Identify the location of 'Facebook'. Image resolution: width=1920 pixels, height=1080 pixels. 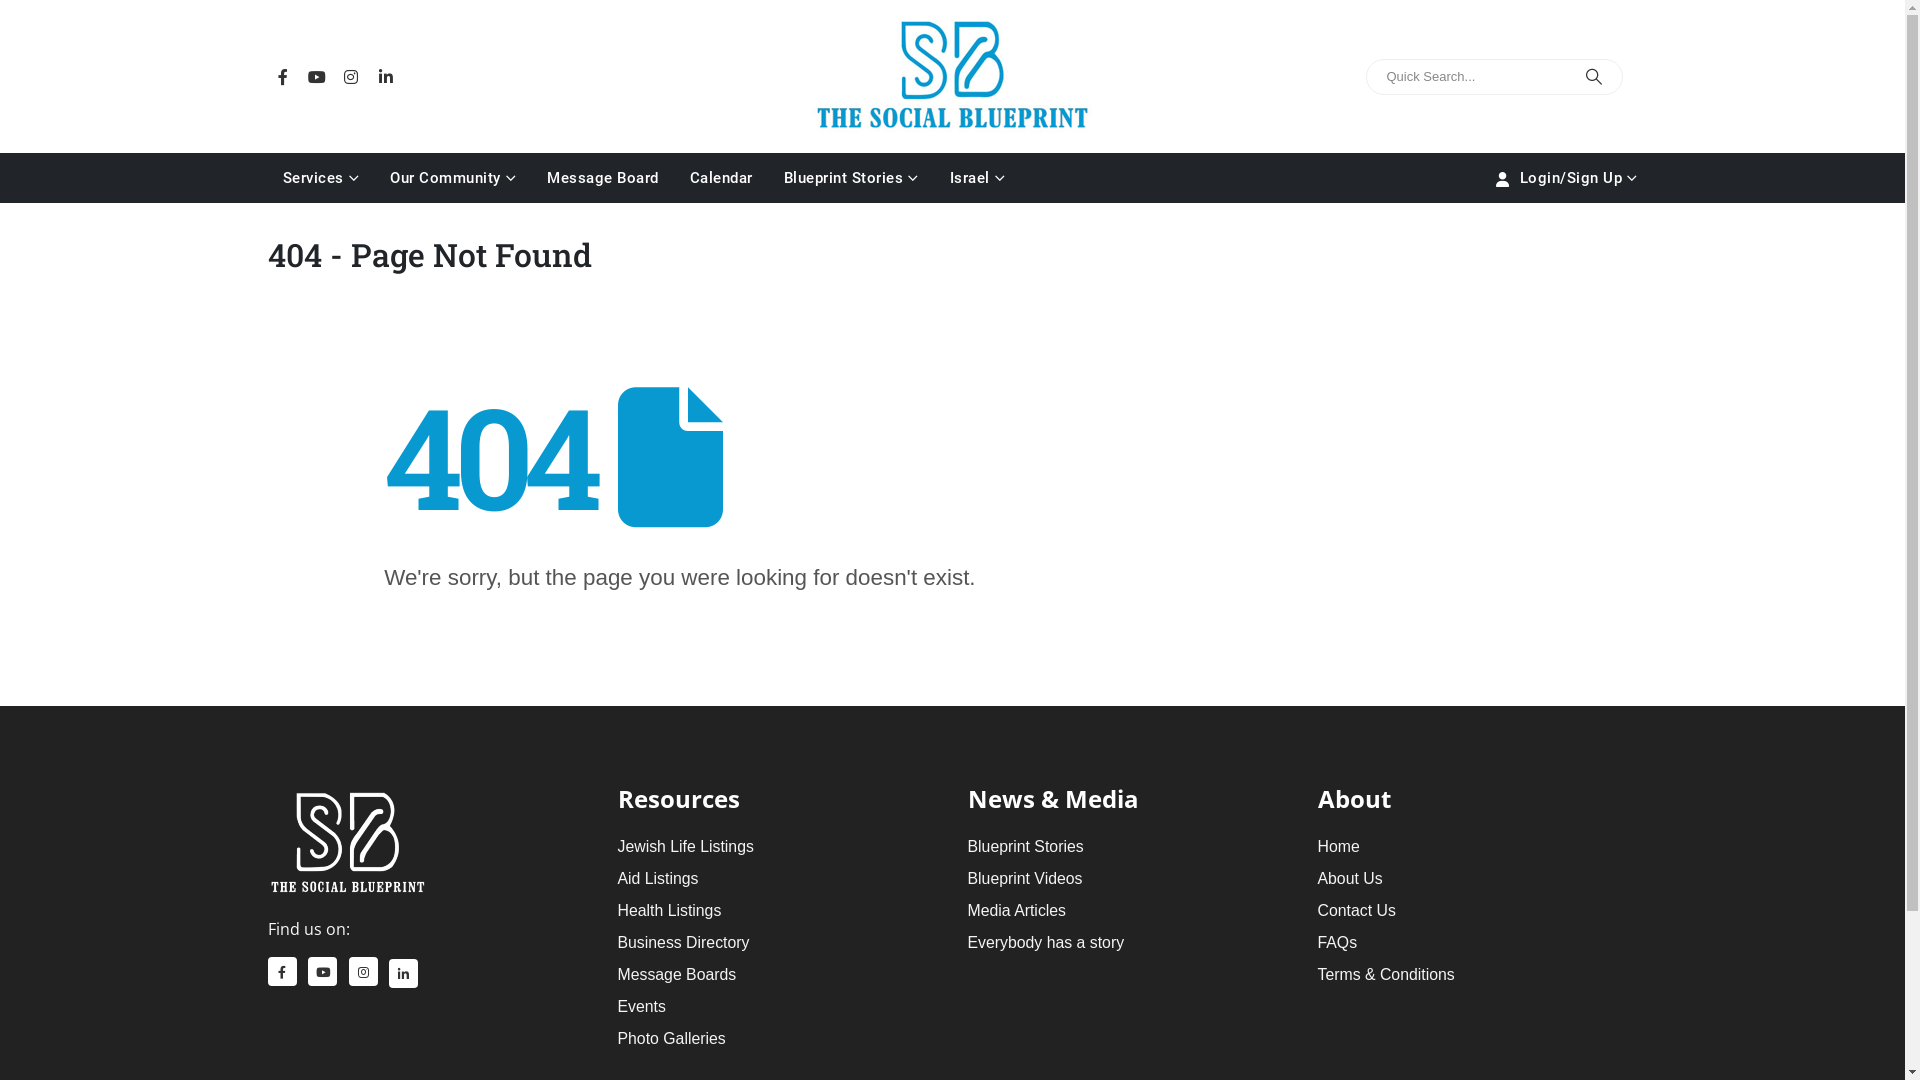
(267, 75).